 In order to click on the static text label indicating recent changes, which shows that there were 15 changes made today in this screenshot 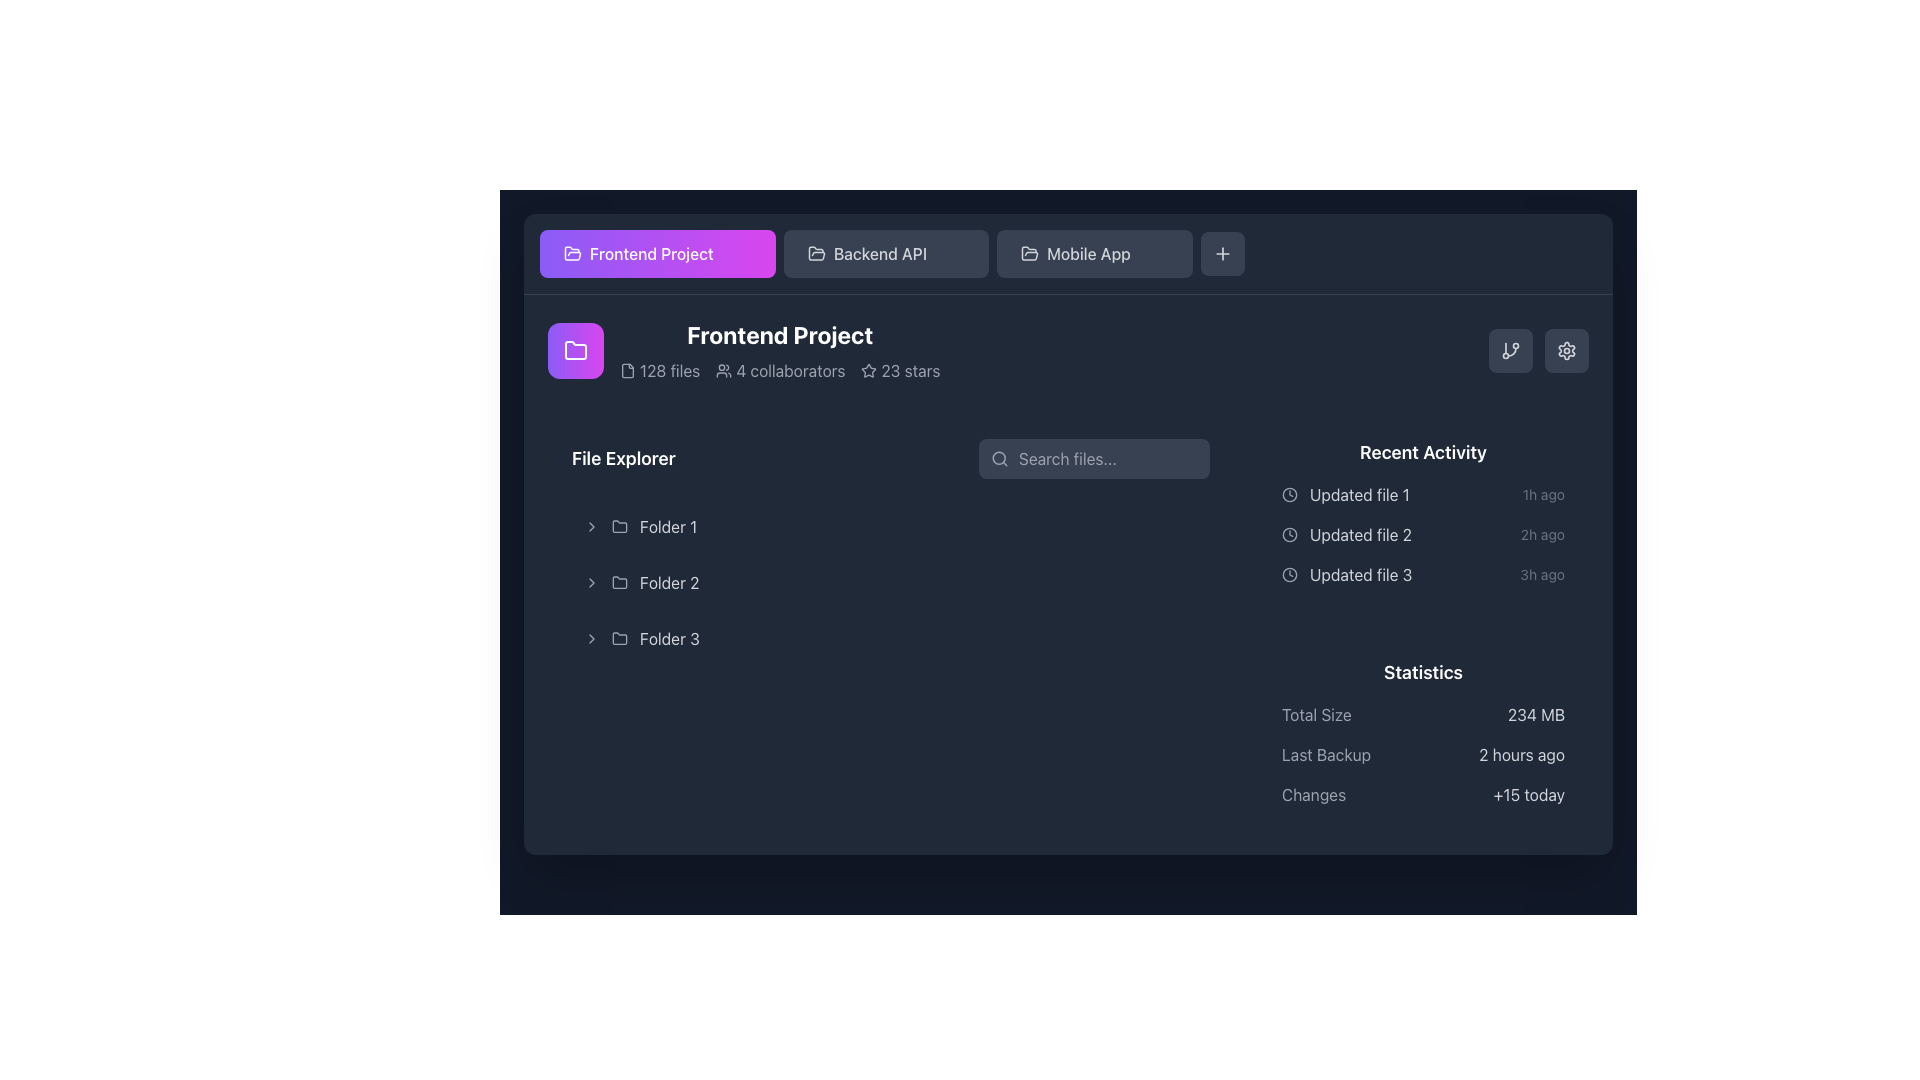, I will do `click(1528, 793)`.